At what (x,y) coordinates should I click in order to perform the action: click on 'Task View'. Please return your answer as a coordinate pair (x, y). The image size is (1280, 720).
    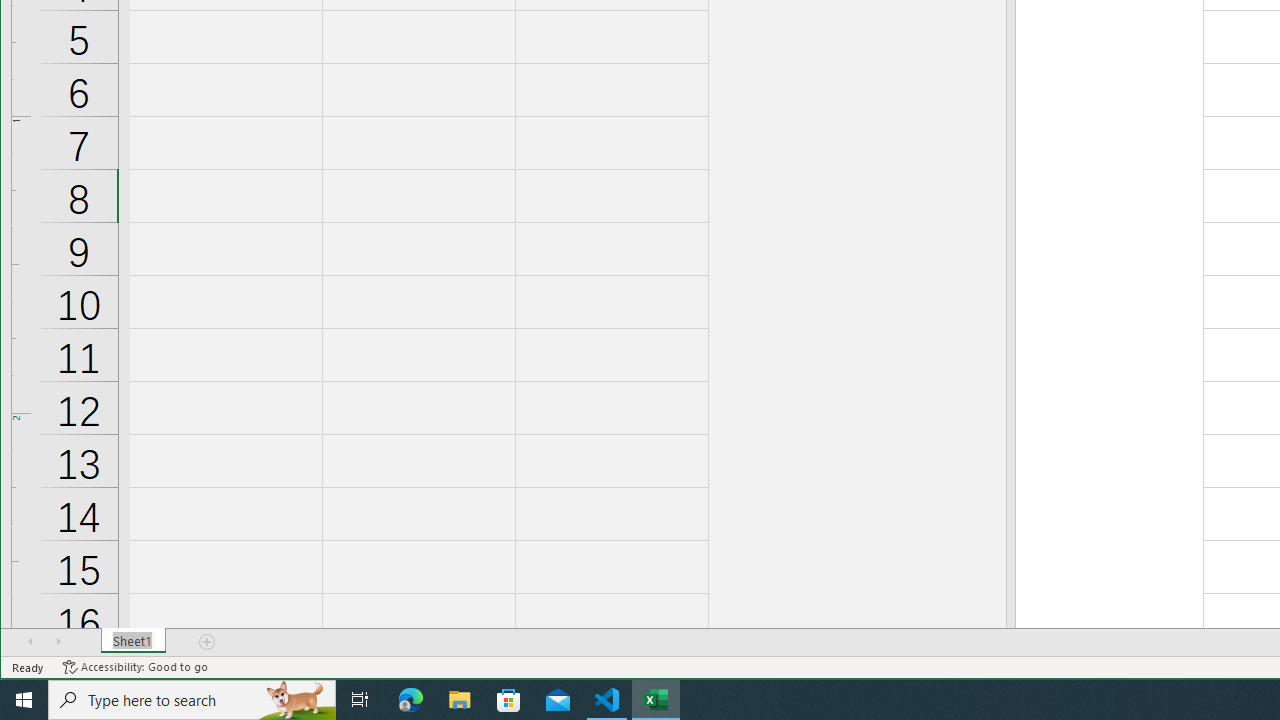
    Looking at the image, I should click on (359, 698).